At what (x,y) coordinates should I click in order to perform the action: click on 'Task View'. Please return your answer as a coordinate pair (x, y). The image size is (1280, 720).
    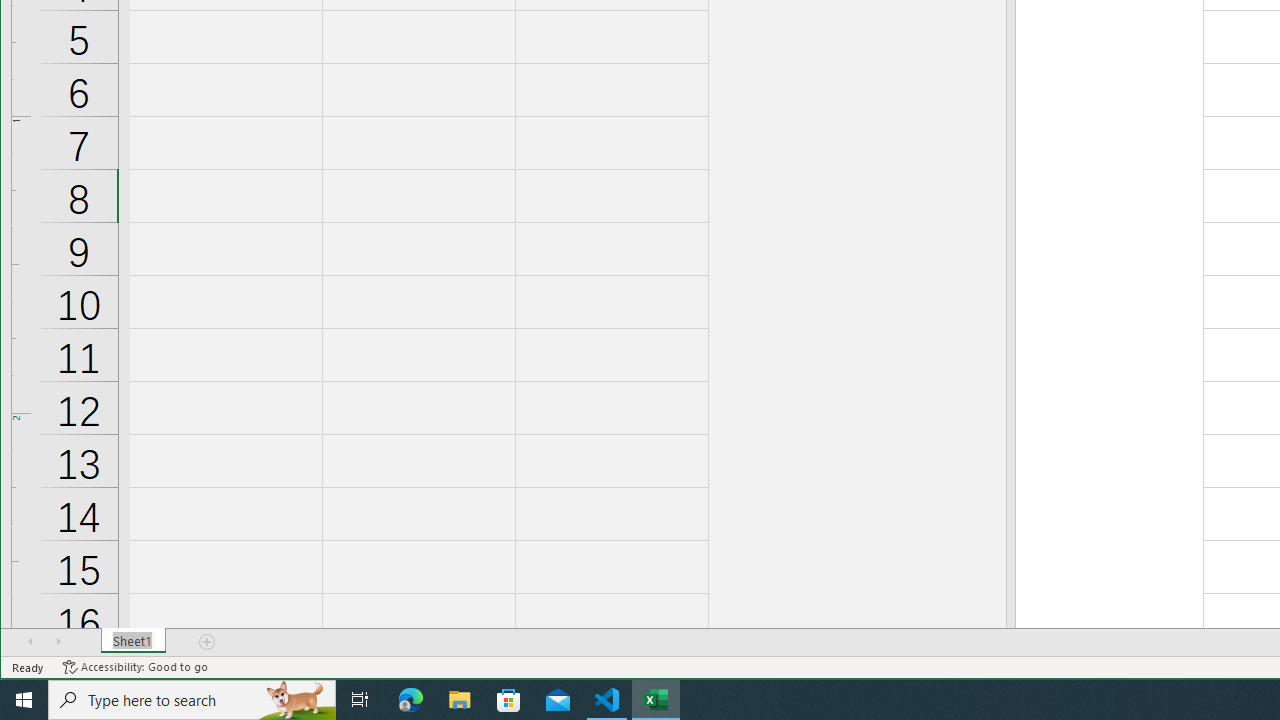
    Looking at the image, I should click on (359, 698).